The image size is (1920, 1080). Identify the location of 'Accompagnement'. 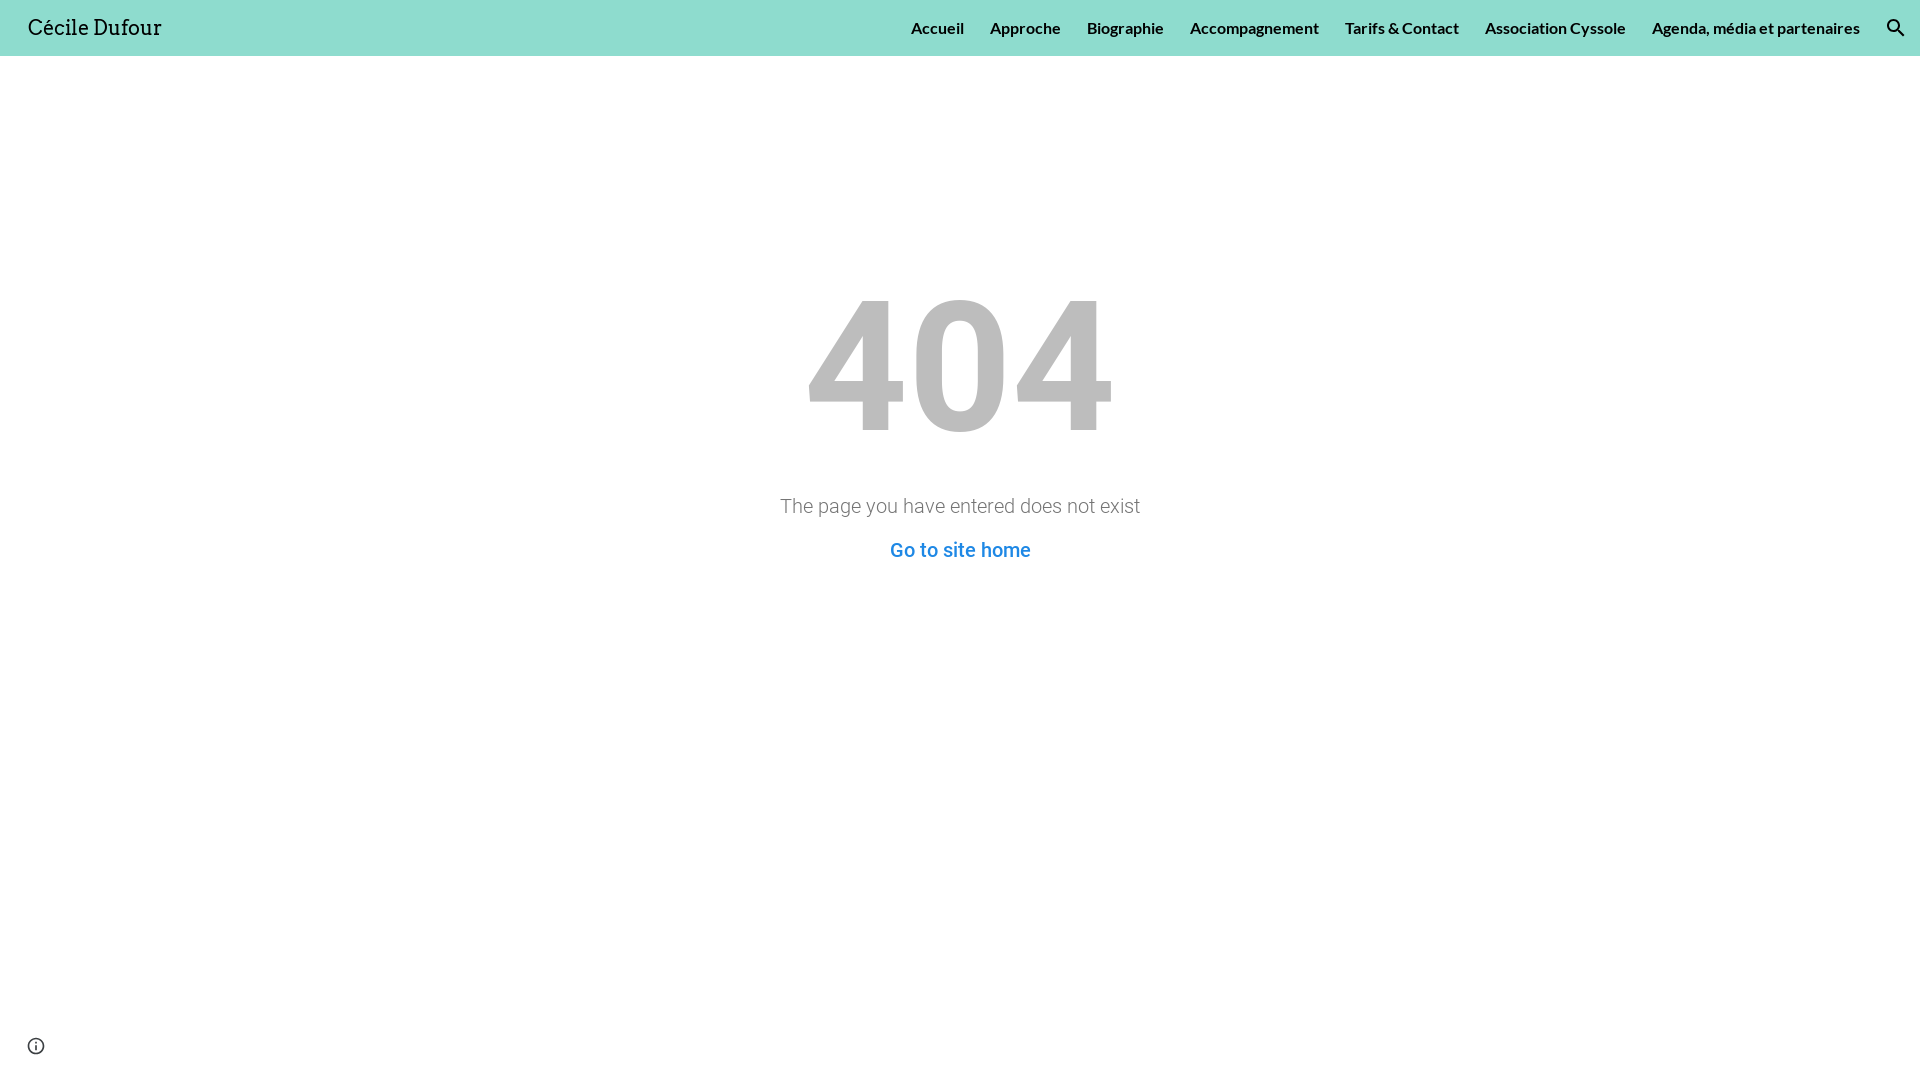
(1253, 27).